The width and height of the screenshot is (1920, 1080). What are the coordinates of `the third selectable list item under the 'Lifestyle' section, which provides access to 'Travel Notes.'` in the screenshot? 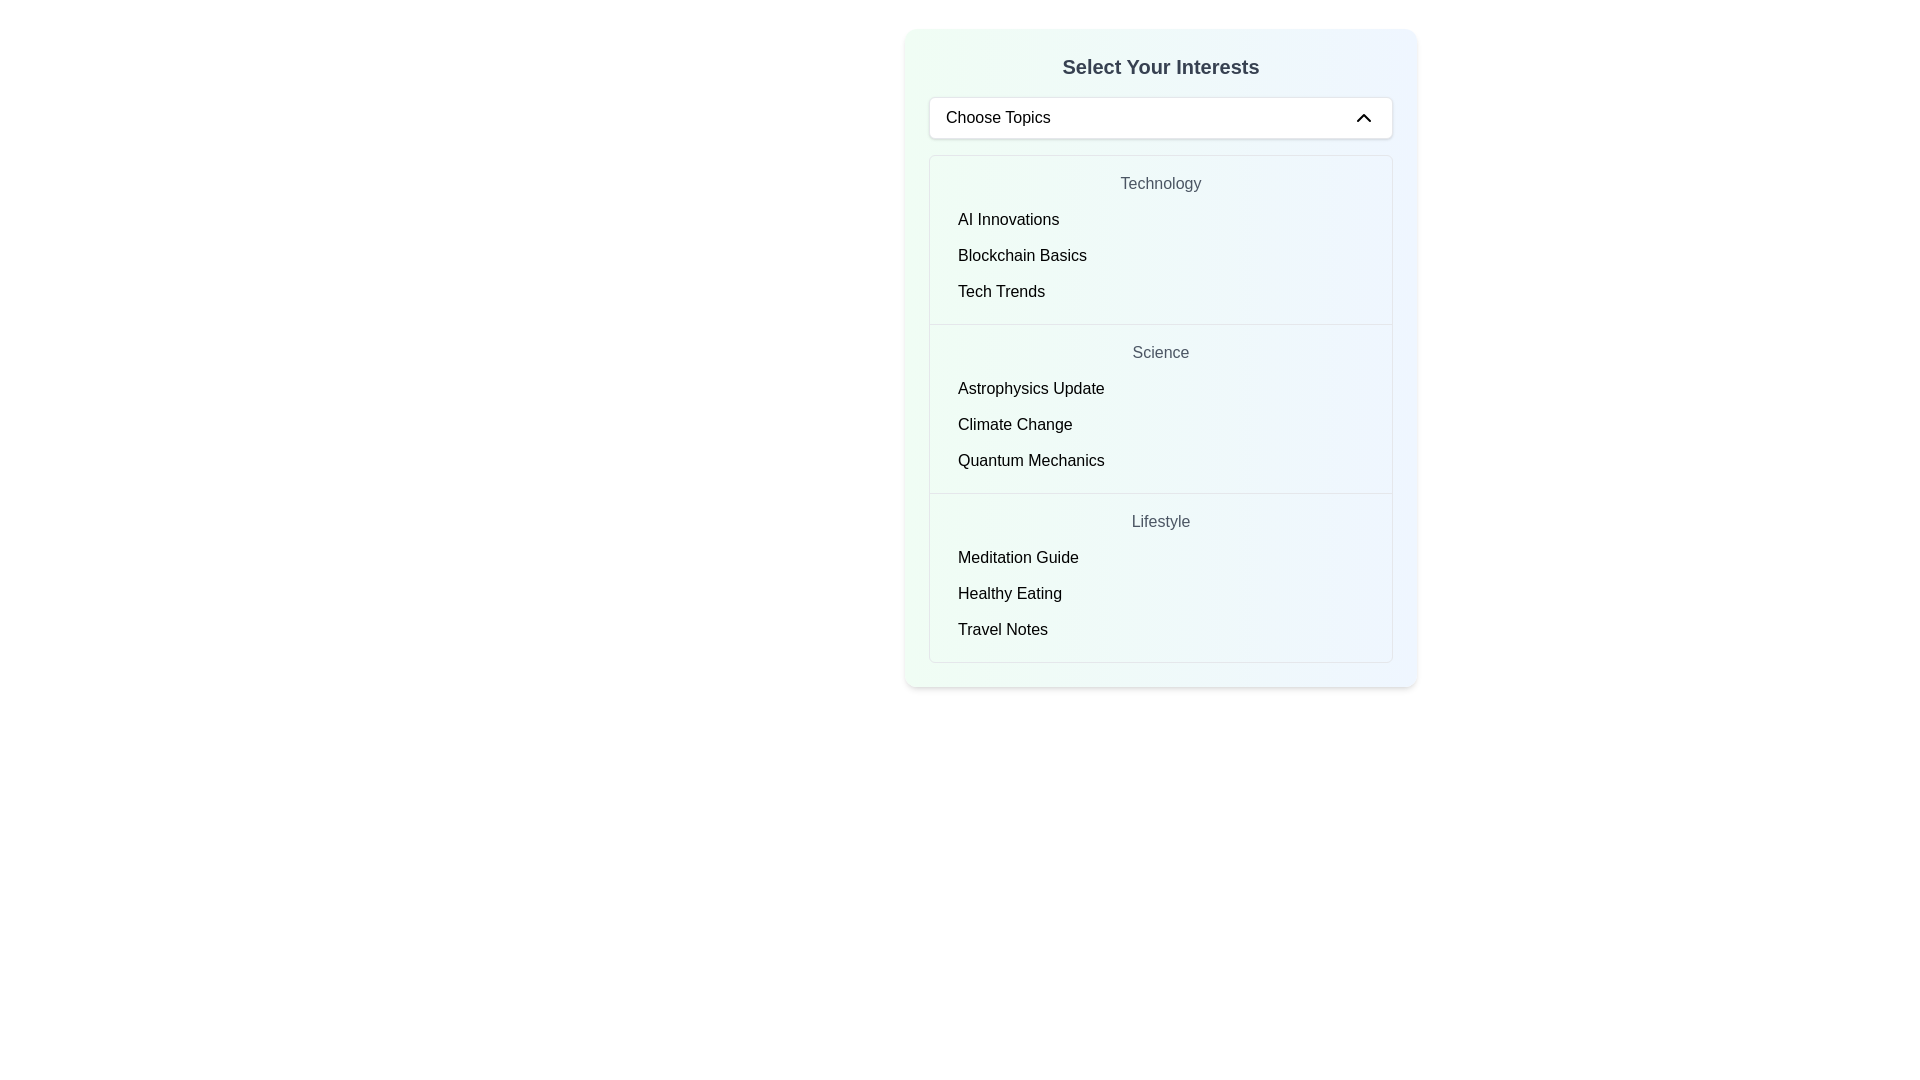 It's located at (1161, 628).